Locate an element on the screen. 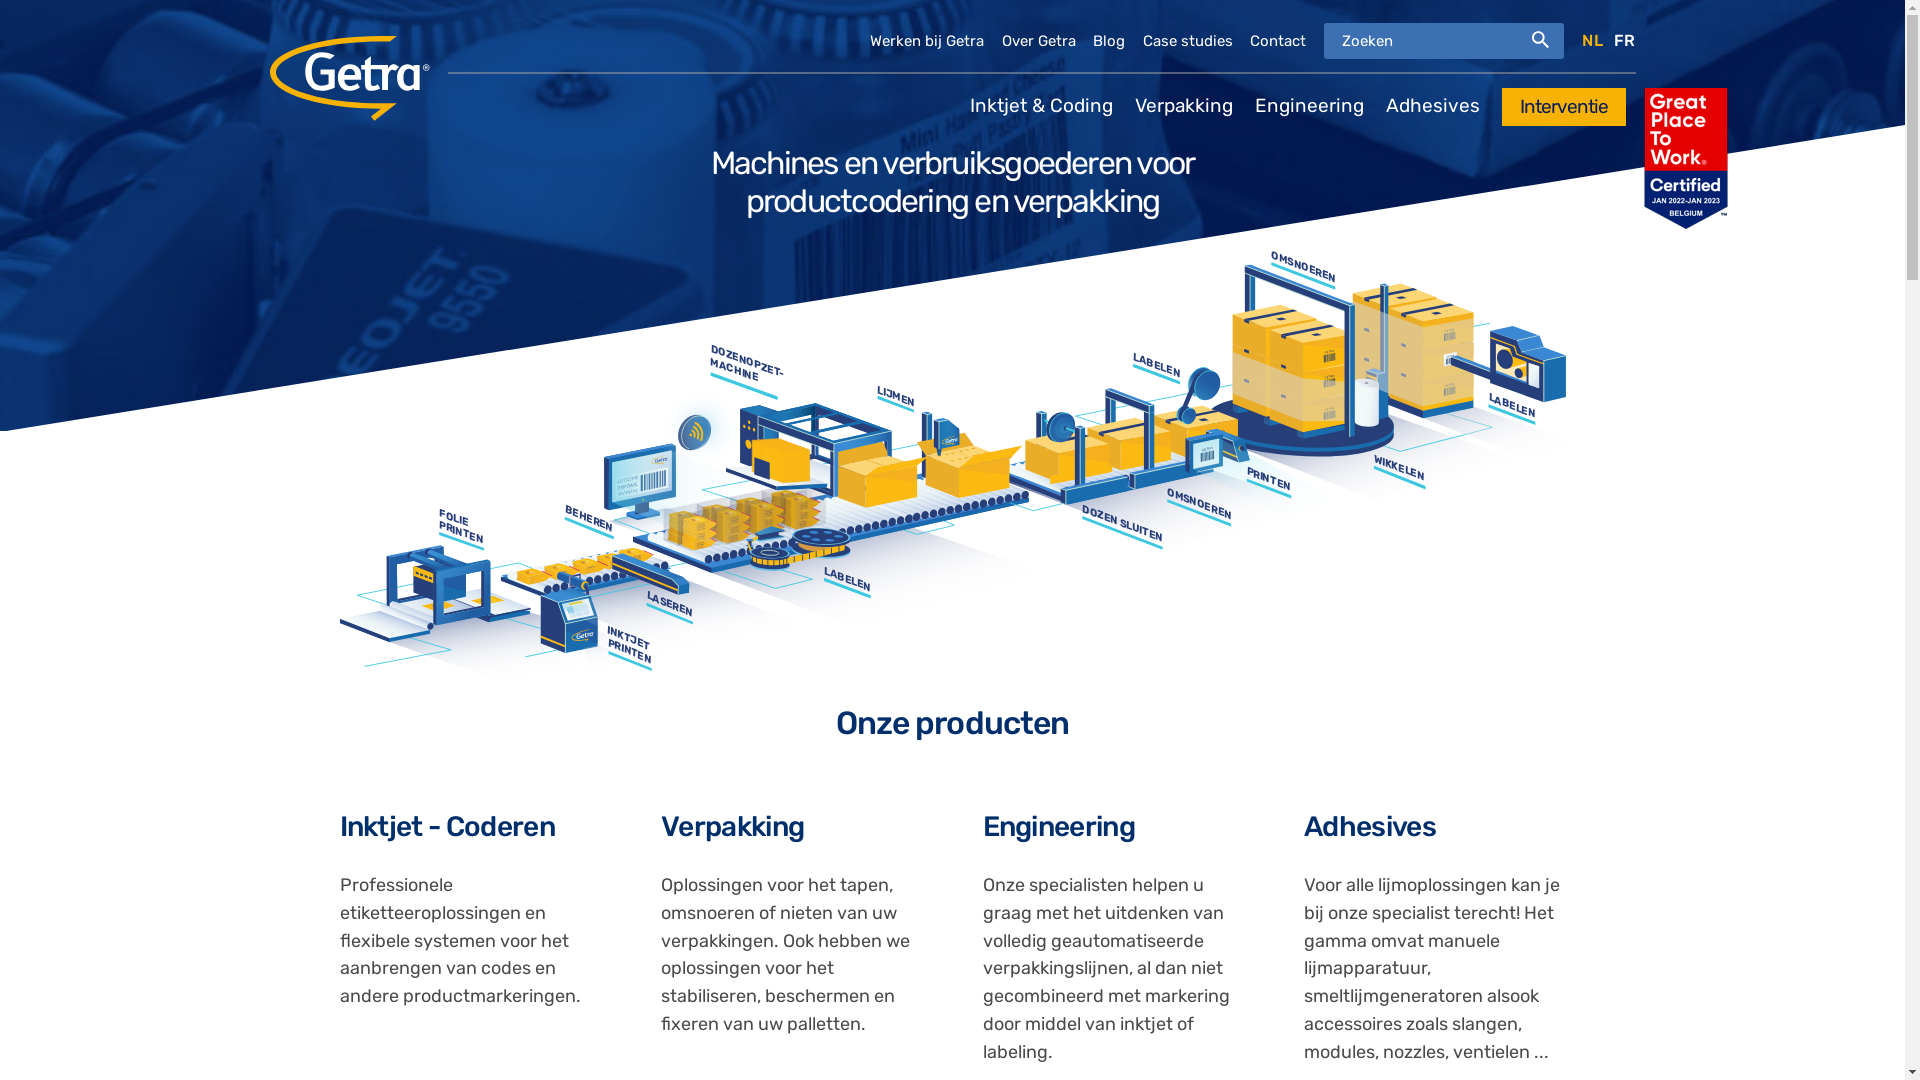  'Verpakking' is located at coordinates (731, 826).